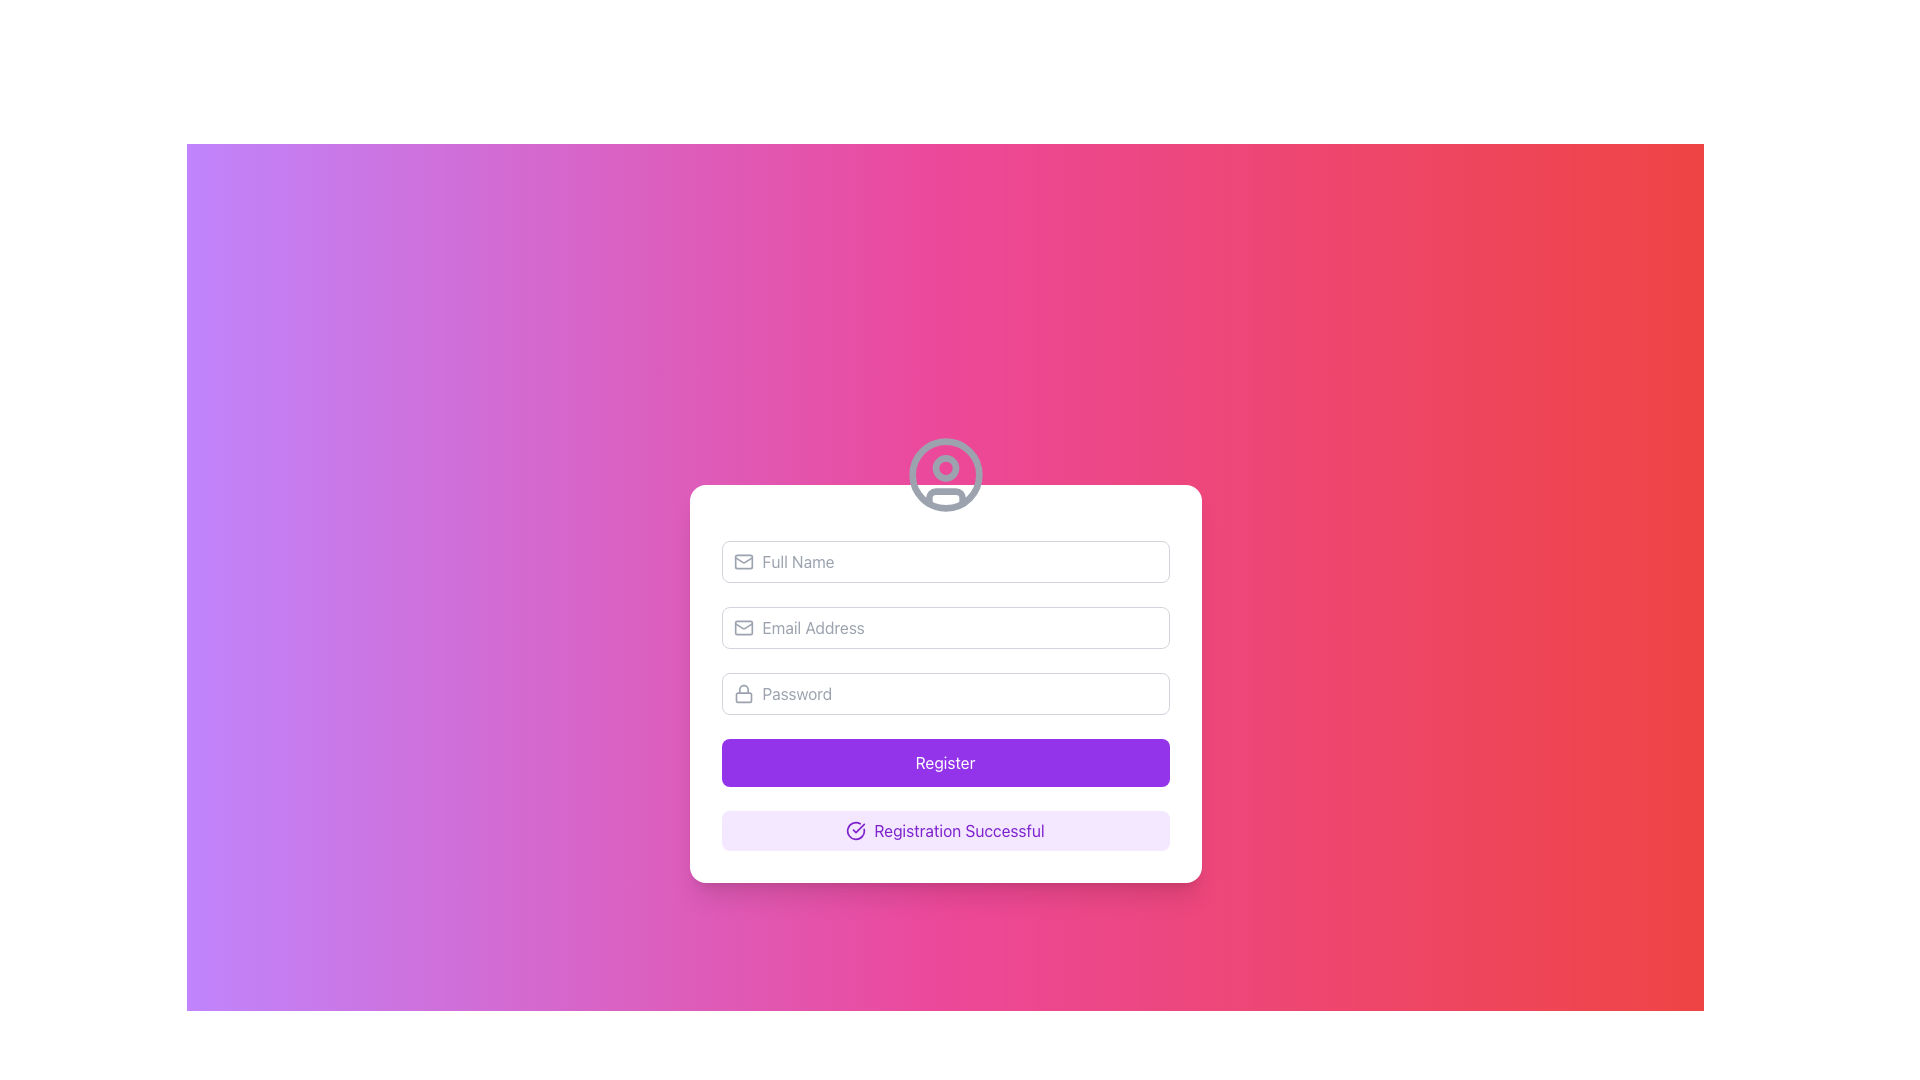  What do you see at coordinates (944, 474) in the screenshot?
I see `the circular user profile icon that is positioned above the registration form and is light gray in color` at bounding box center [944, 474].